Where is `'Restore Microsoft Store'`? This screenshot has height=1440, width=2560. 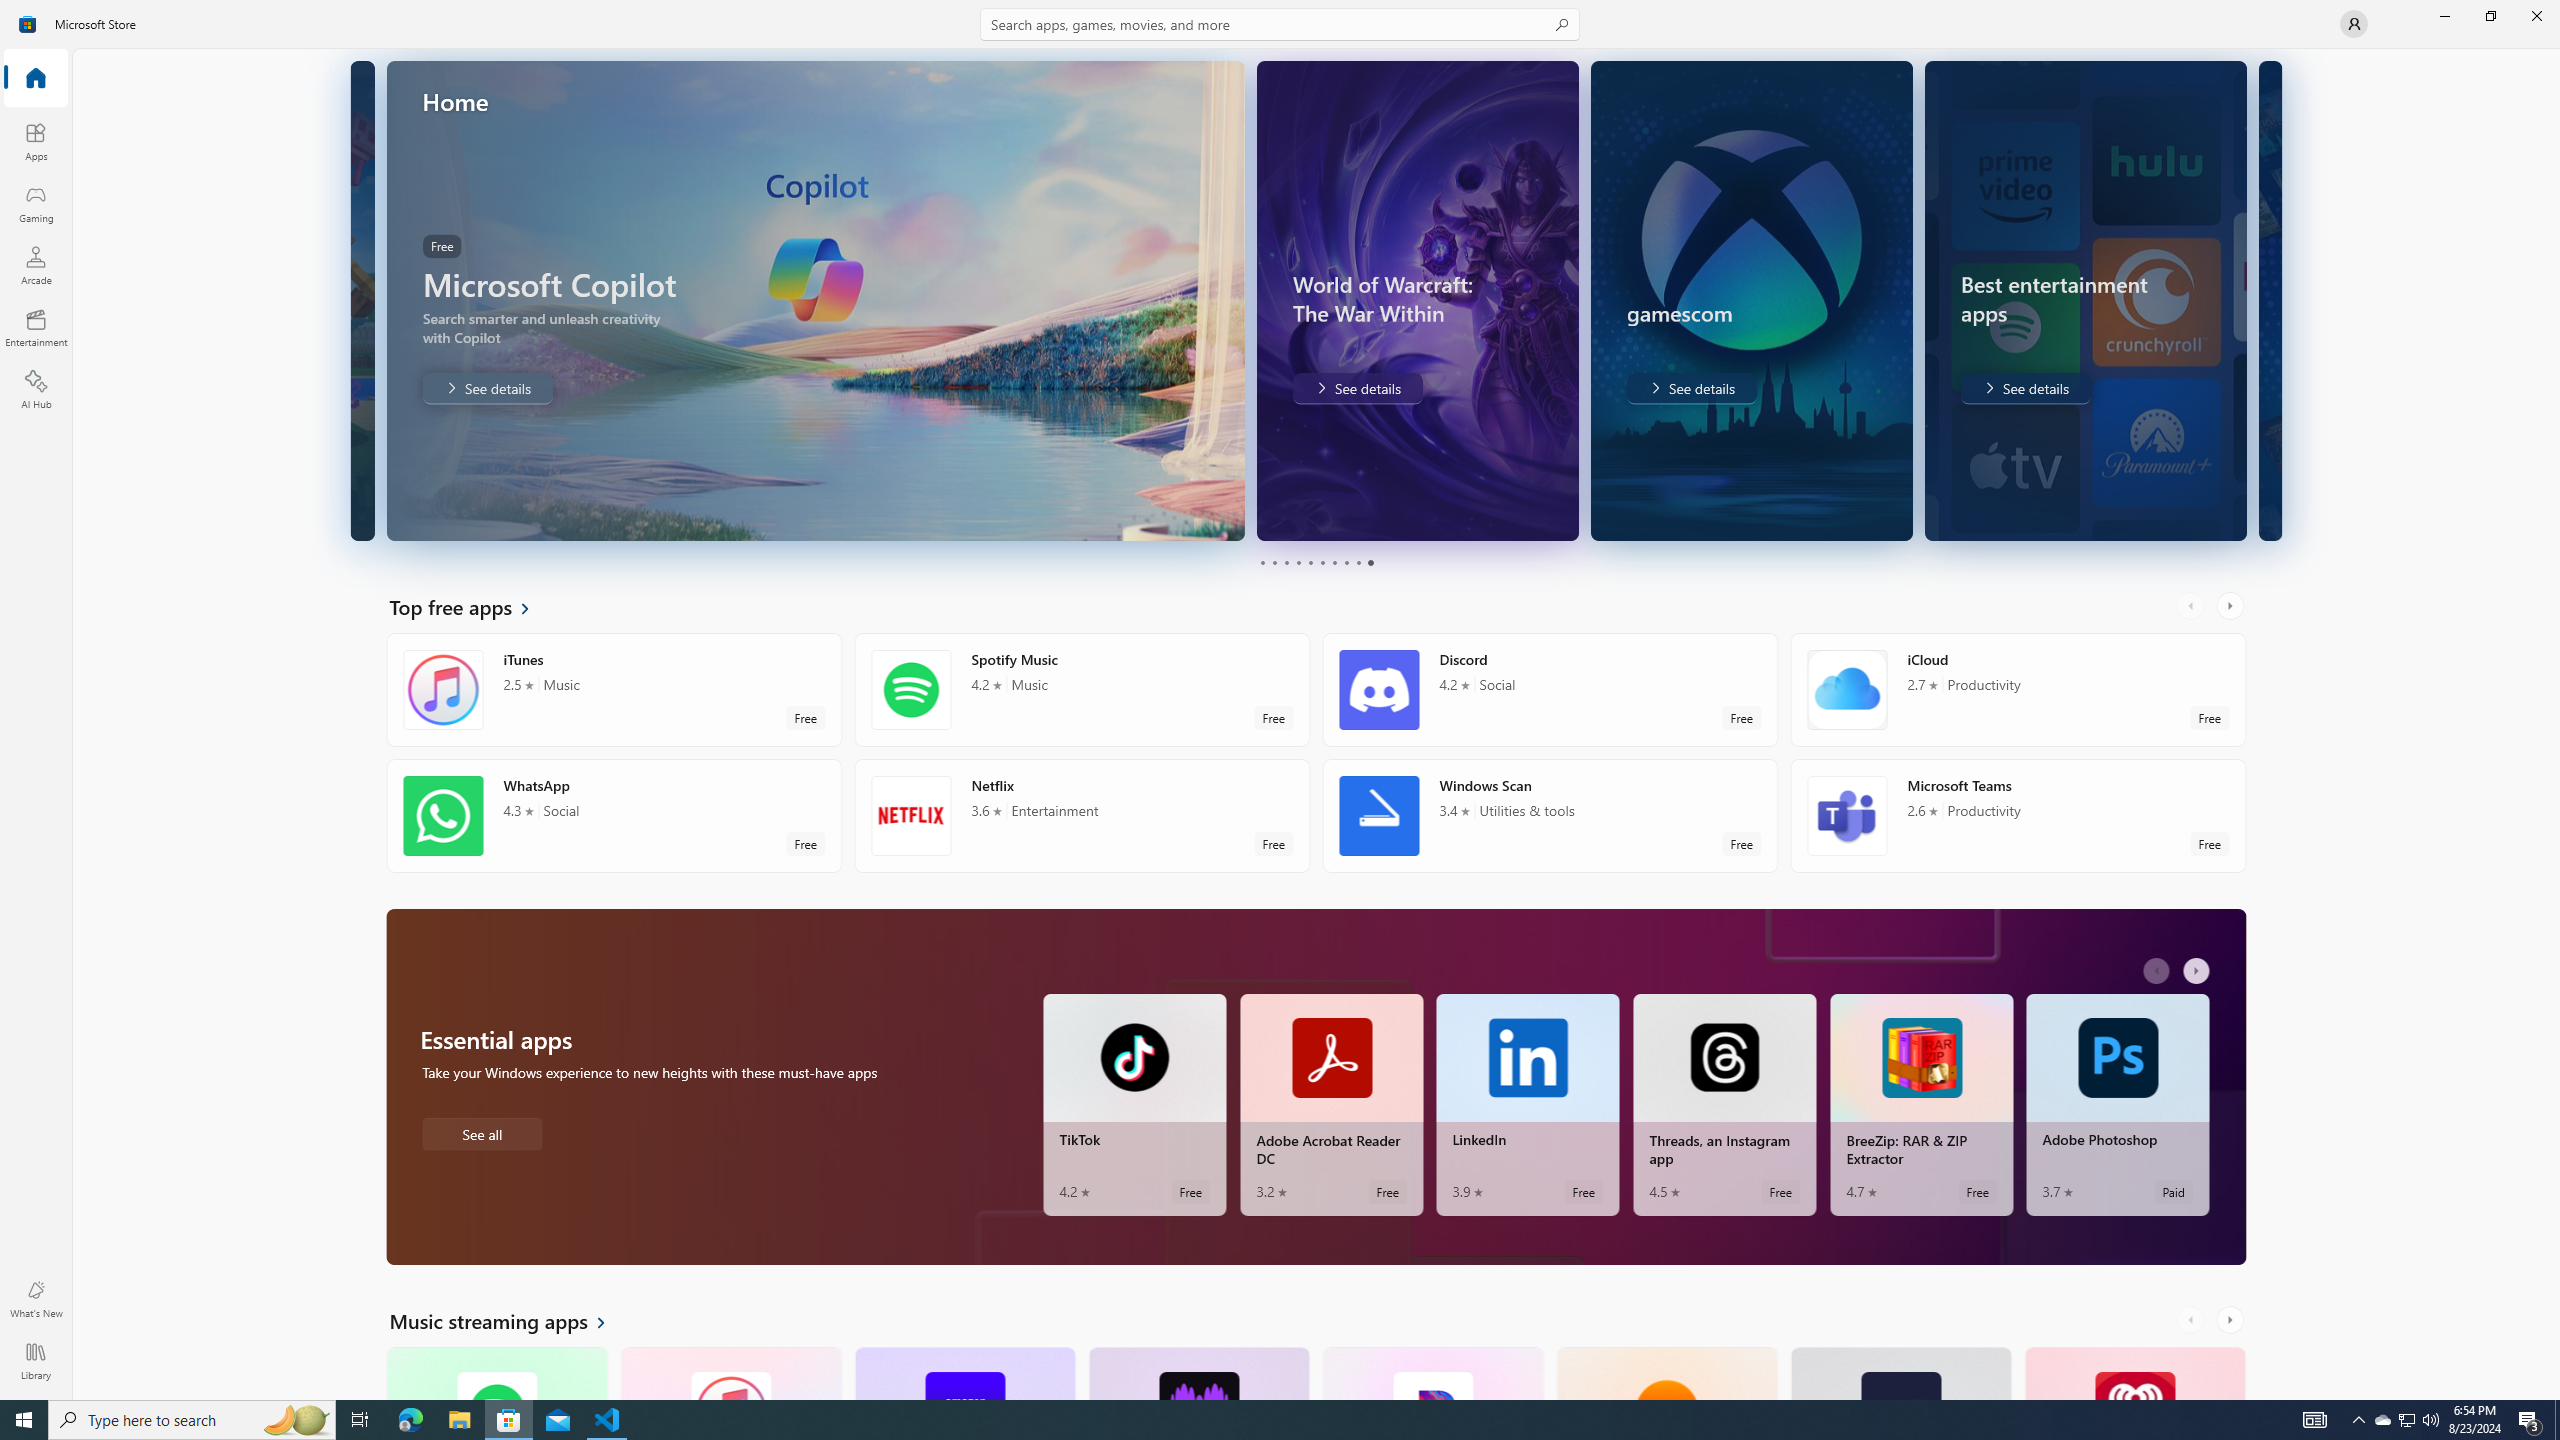
'Restore Microsoft Store' is located at coordinates (2490, 15).